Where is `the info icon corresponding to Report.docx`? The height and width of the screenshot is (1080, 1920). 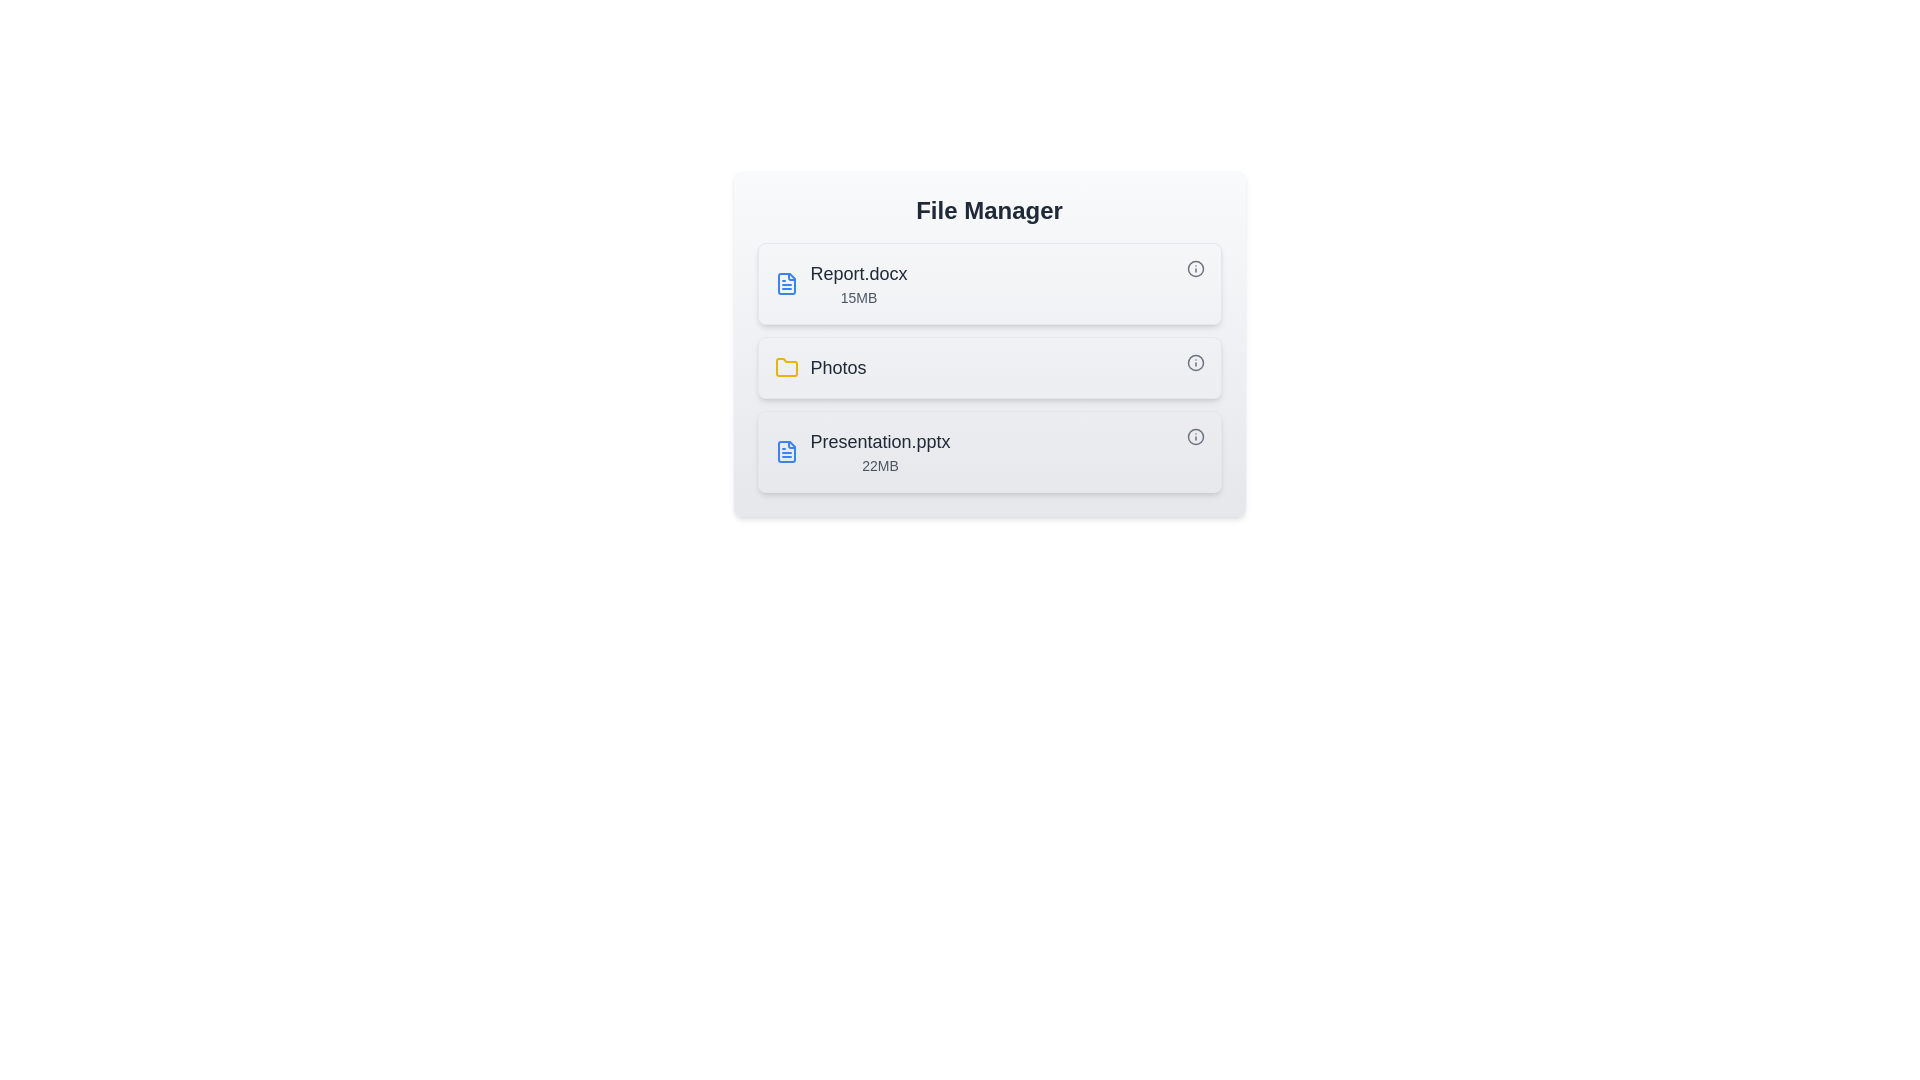
the info icon corresponding to Report.docx is located at coordinates (1195, 268).